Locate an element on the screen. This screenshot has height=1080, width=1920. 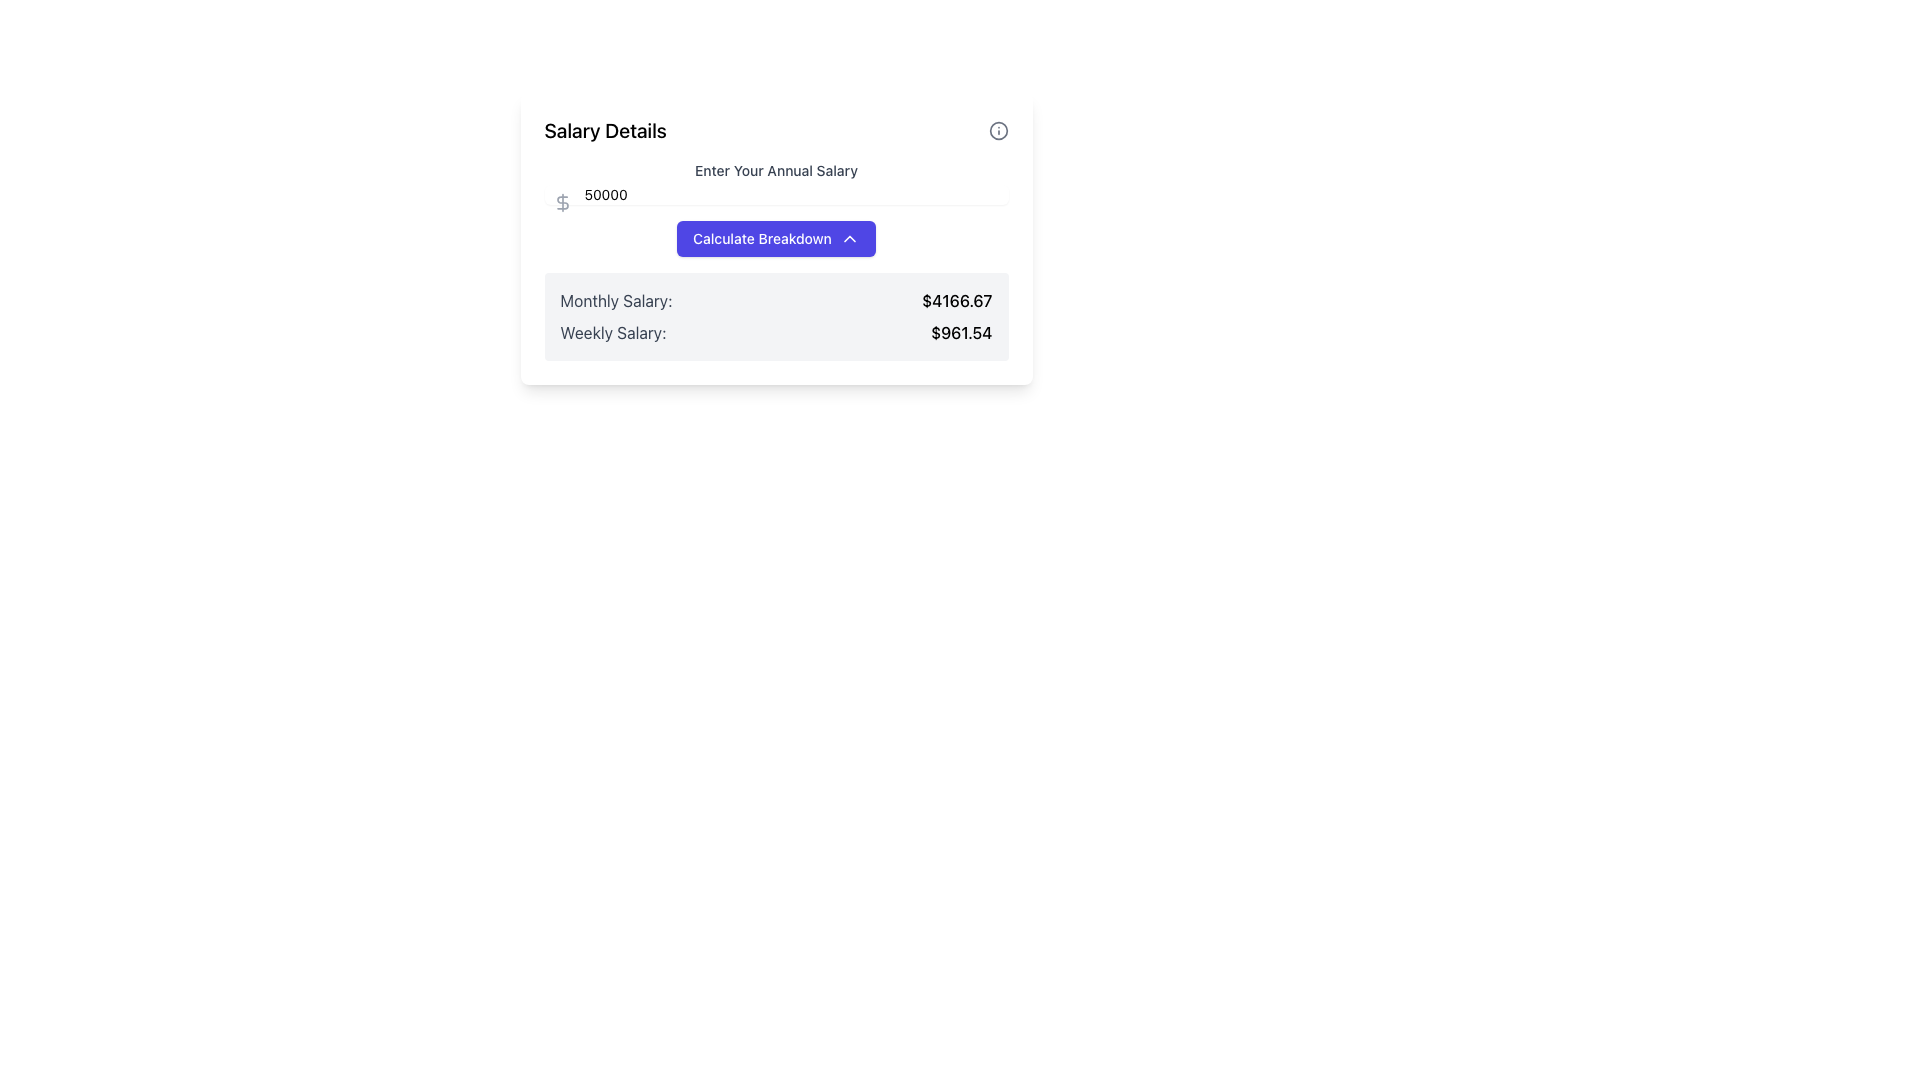
descriptive label for the input field that instructs users to input their annual salary, located at the top of the form section above the input box is located at coordinates (775, 169).